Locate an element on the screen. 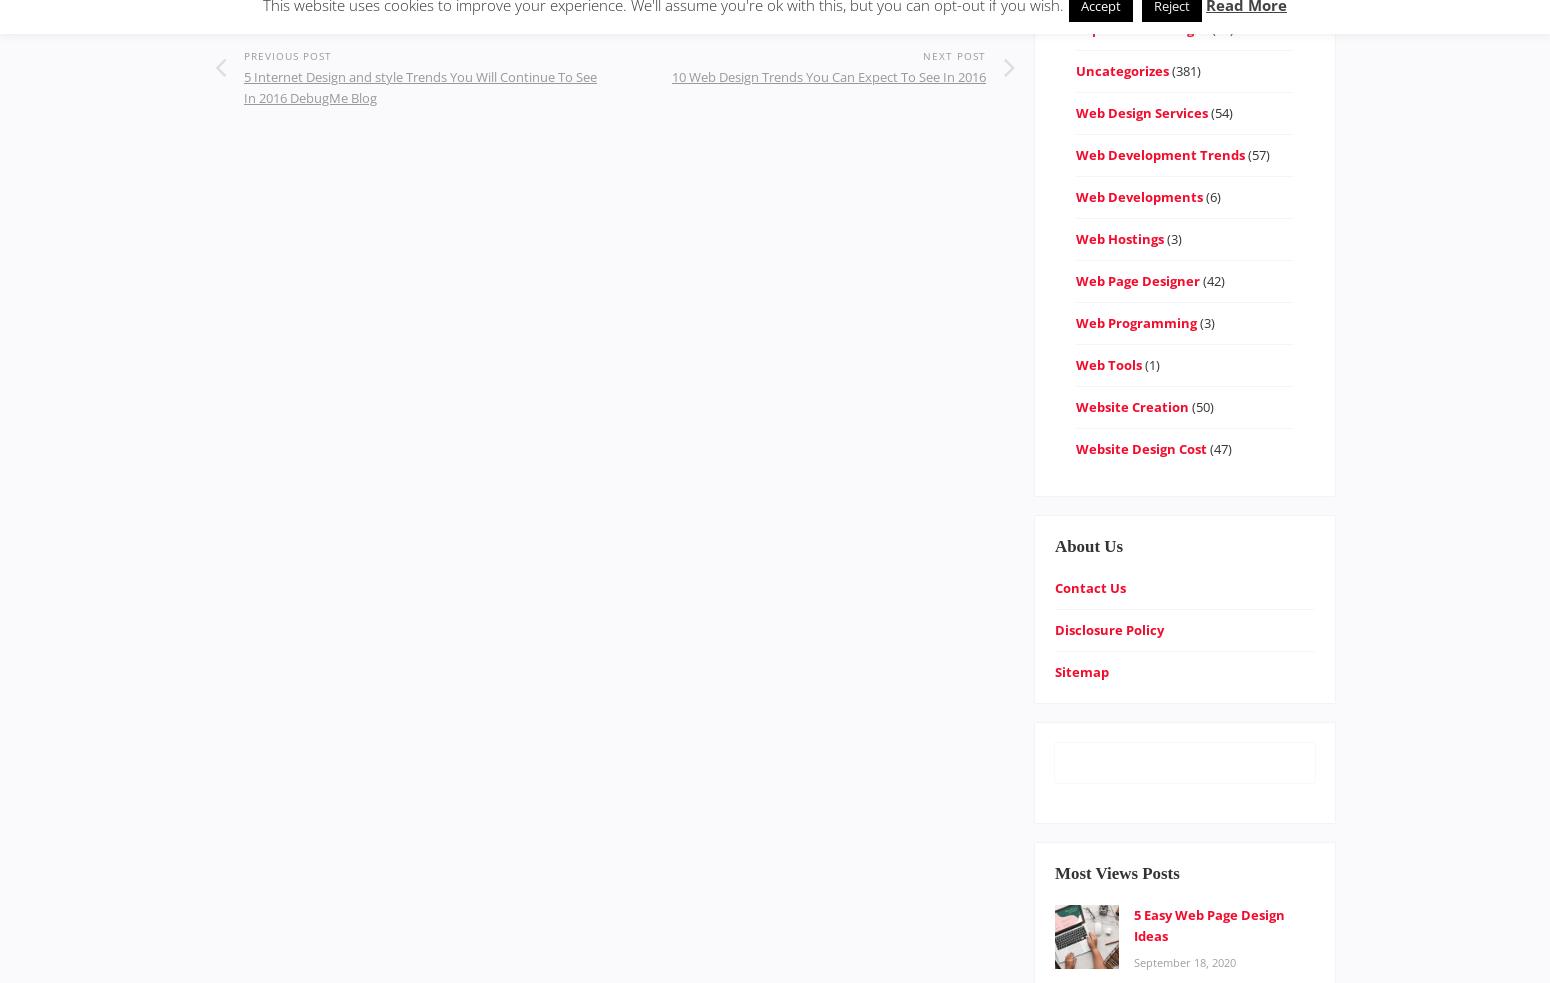  'Web Tools' is located at coordinates (1106, 363).